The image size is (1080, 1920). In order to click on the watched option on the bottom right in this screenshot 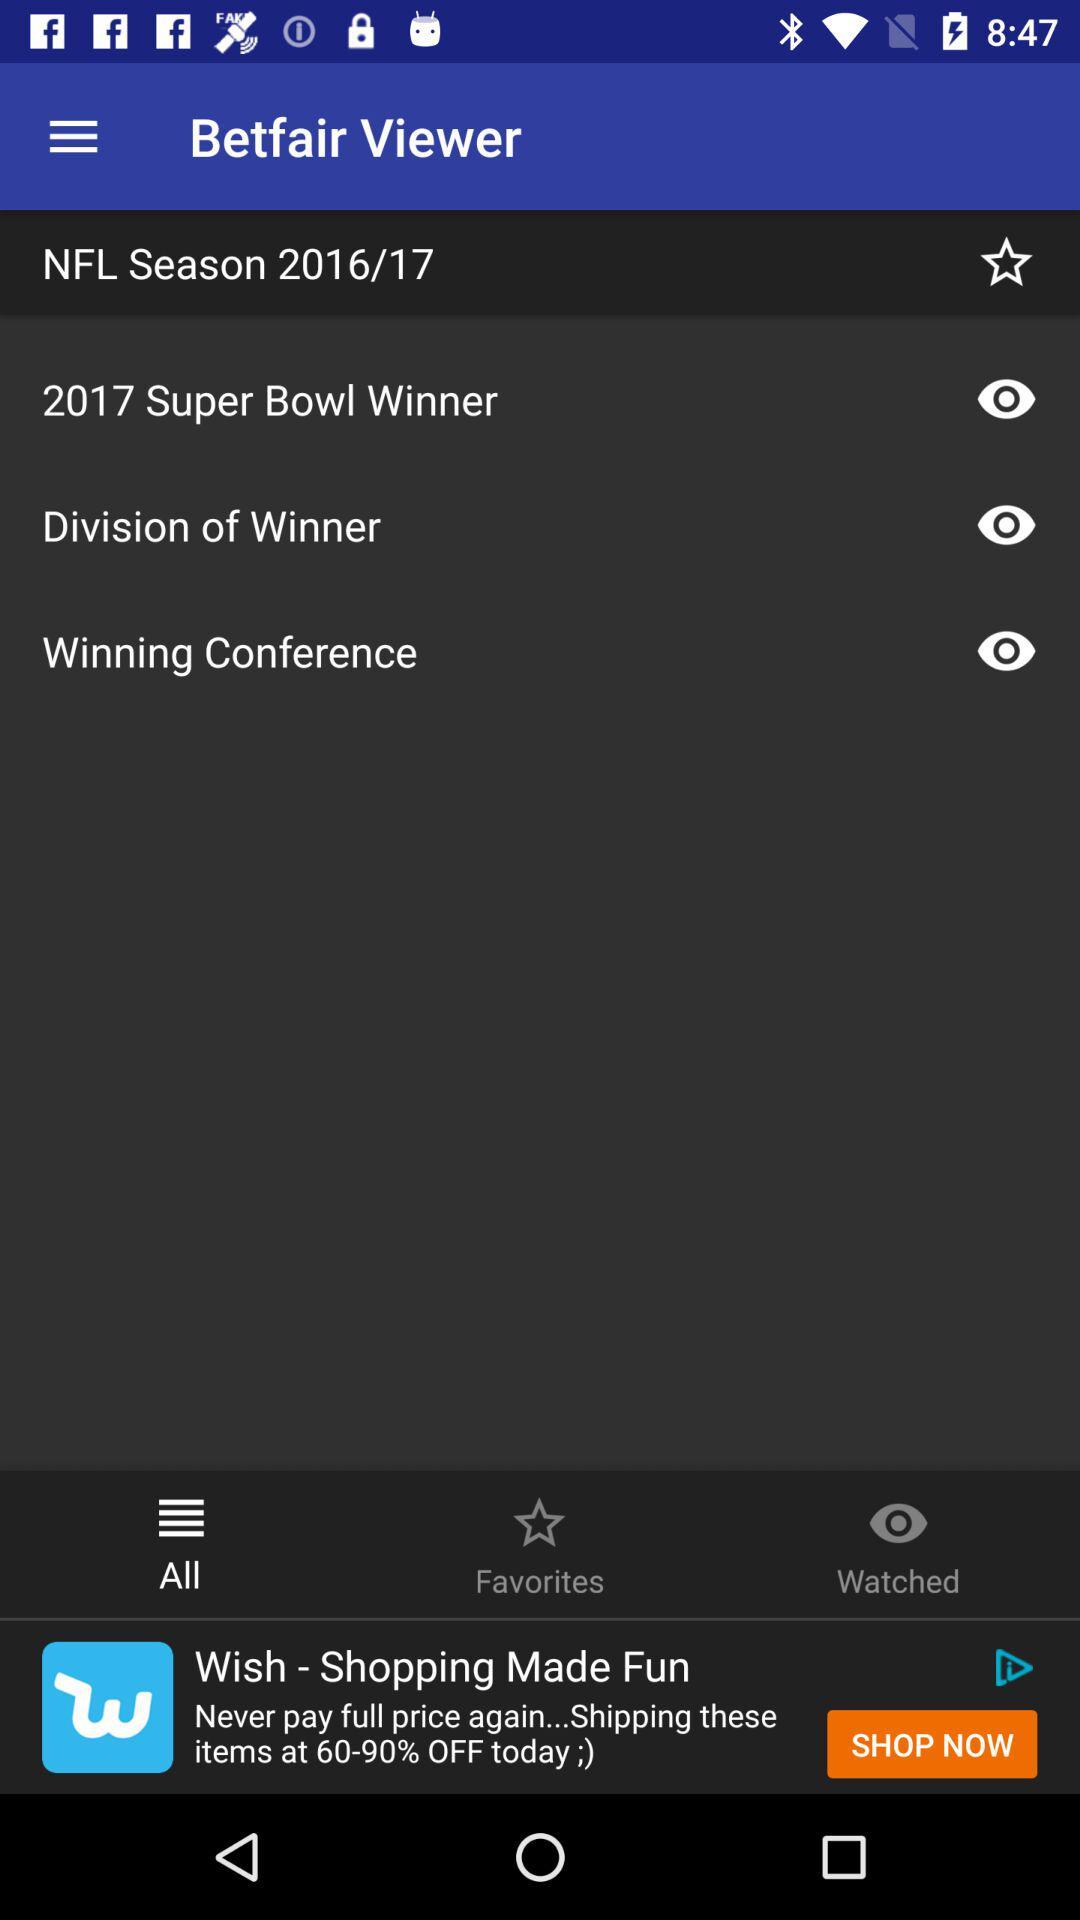, I will do `click(897, 1512)`.